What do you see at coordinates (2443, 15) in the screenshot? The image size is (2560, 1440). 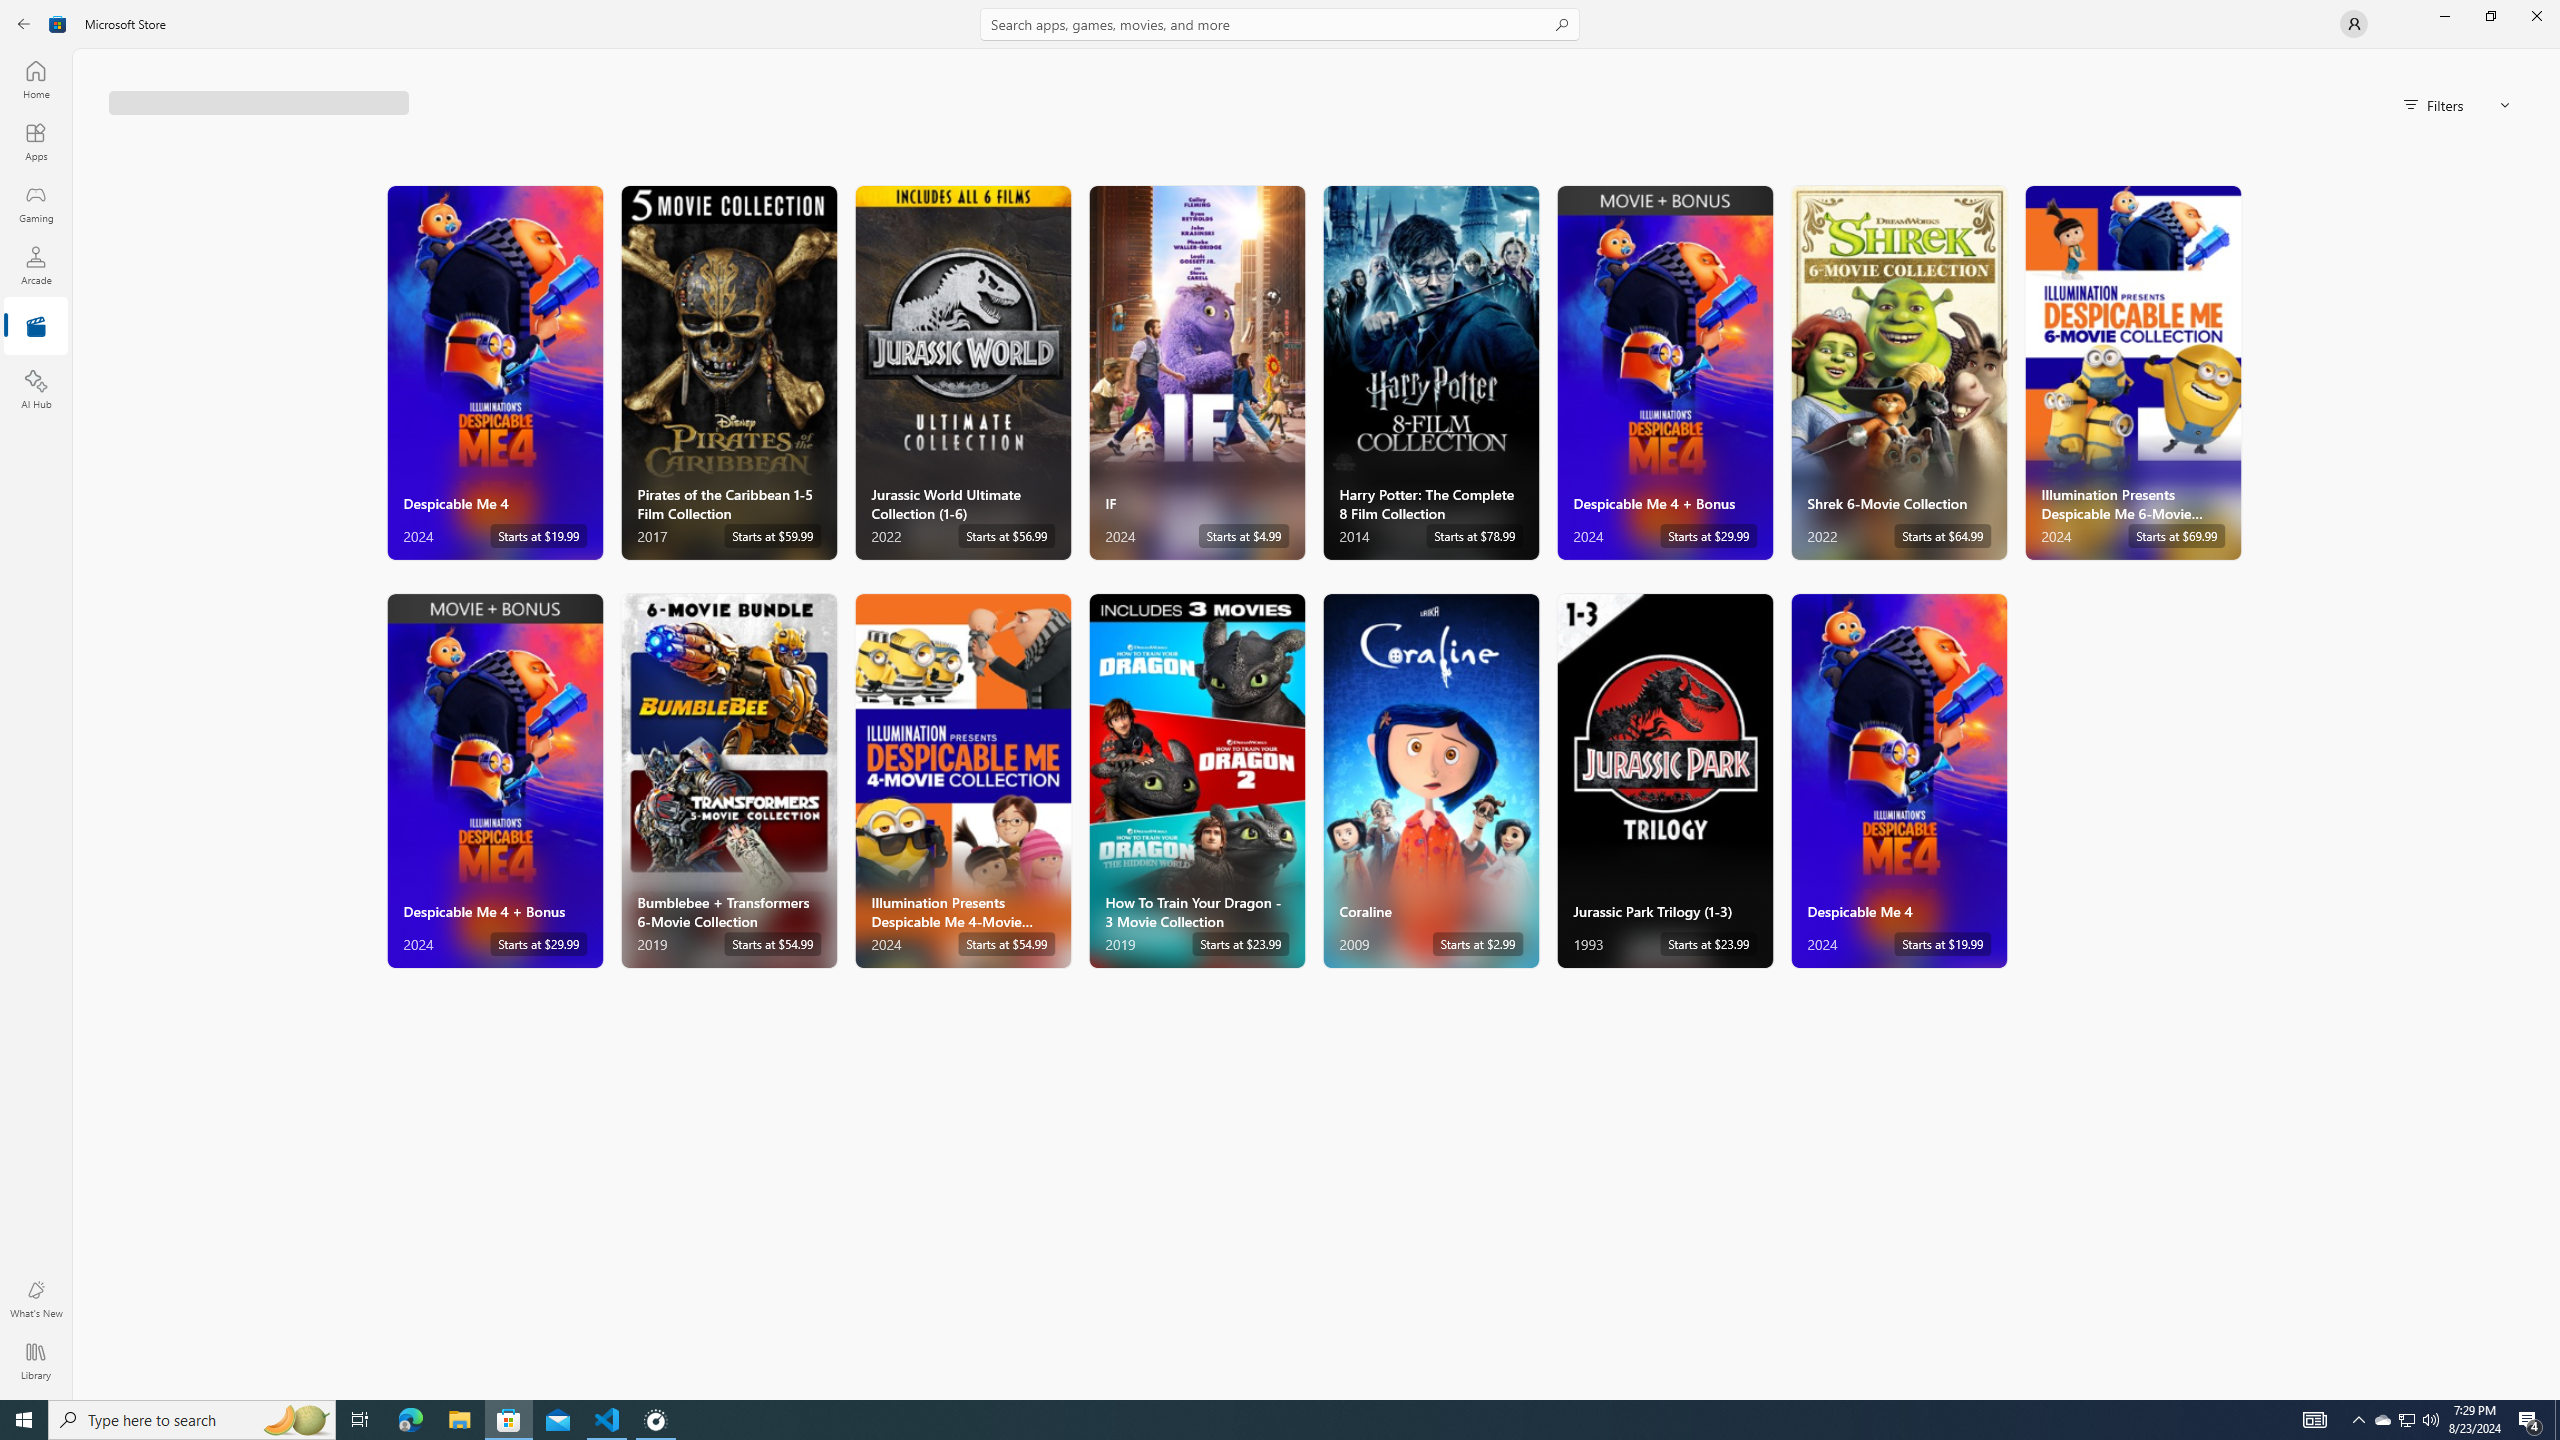 I see `'Minimize Microsoft Store'` at bounding box center [2443, 15].